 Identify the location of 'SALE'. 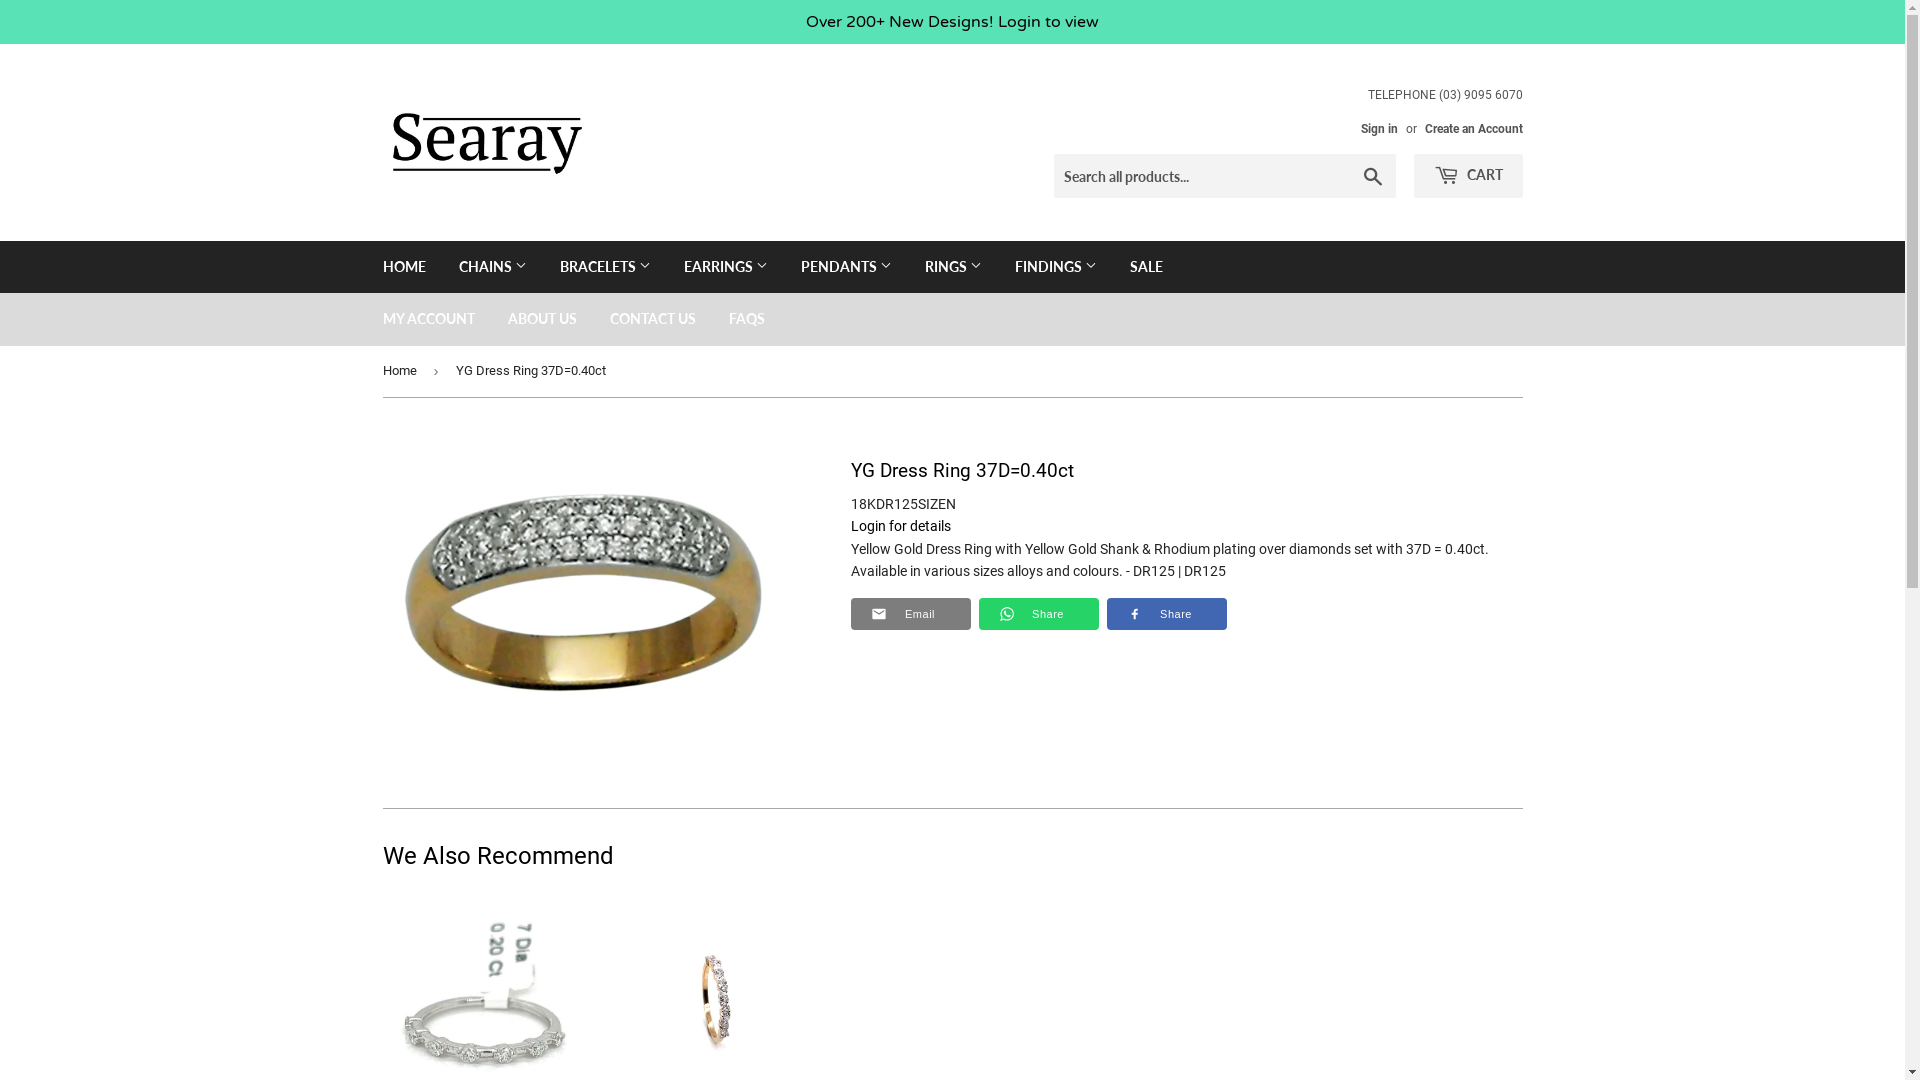
(1145, 265).